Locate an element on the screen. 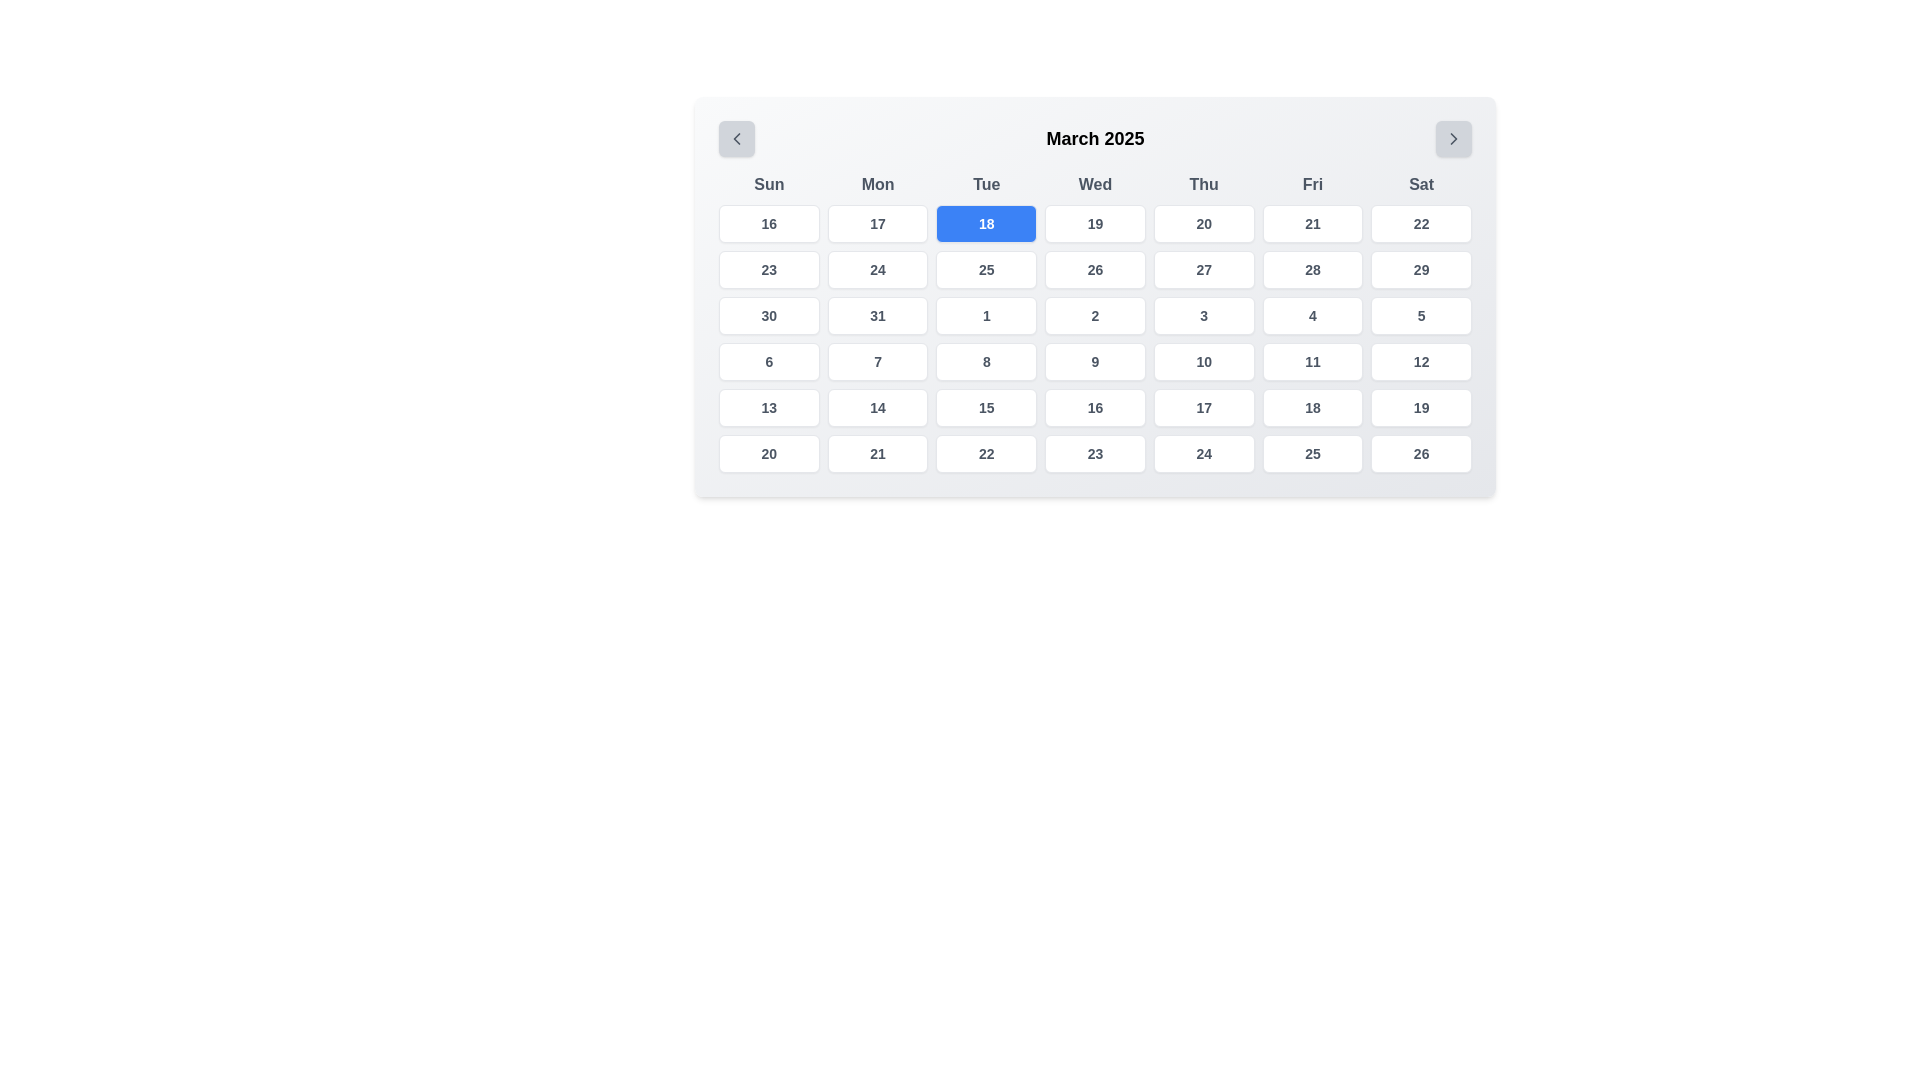 This screenshot has height=1080, width=1920. the backward navigation icon located in the top-left of the calendar interface is located at coordinates (736, 137).